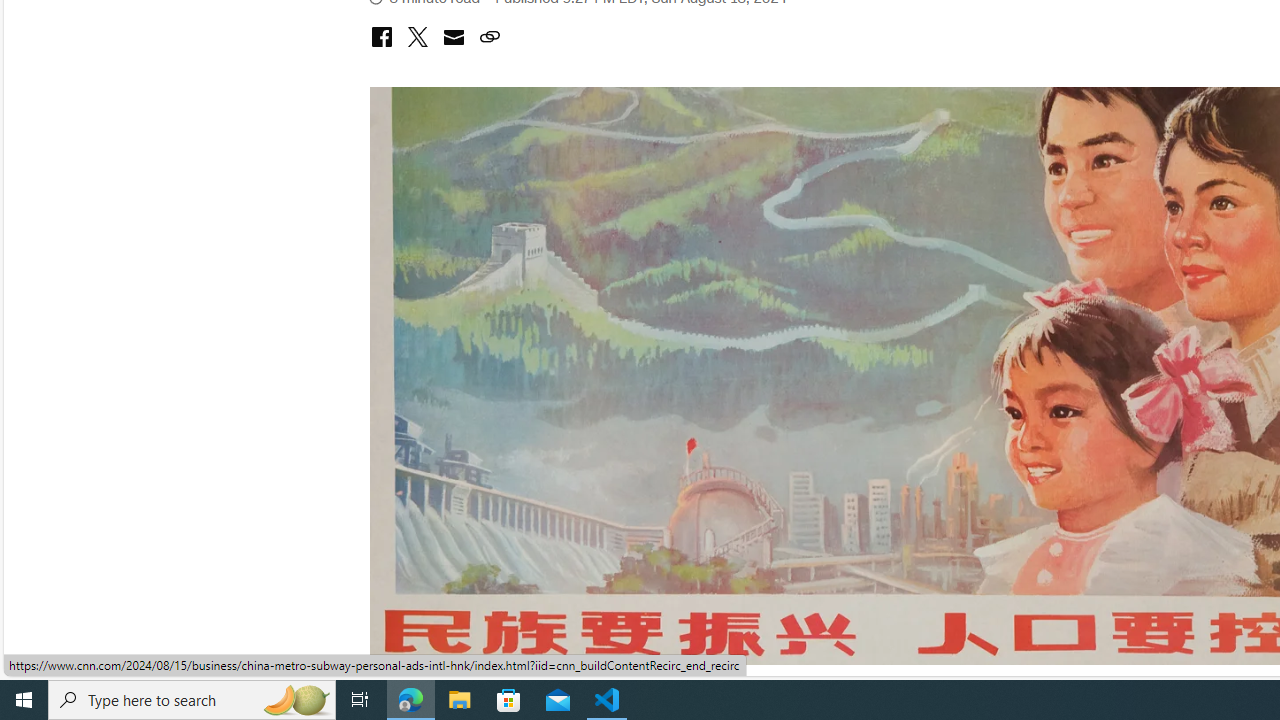 The height and width of the screenshot is (720, 1280). What do you see at coordinates (381, 37) in the screenshot?
I see `'Class: icon-social-facebook'` at bounding box center [381, 37].